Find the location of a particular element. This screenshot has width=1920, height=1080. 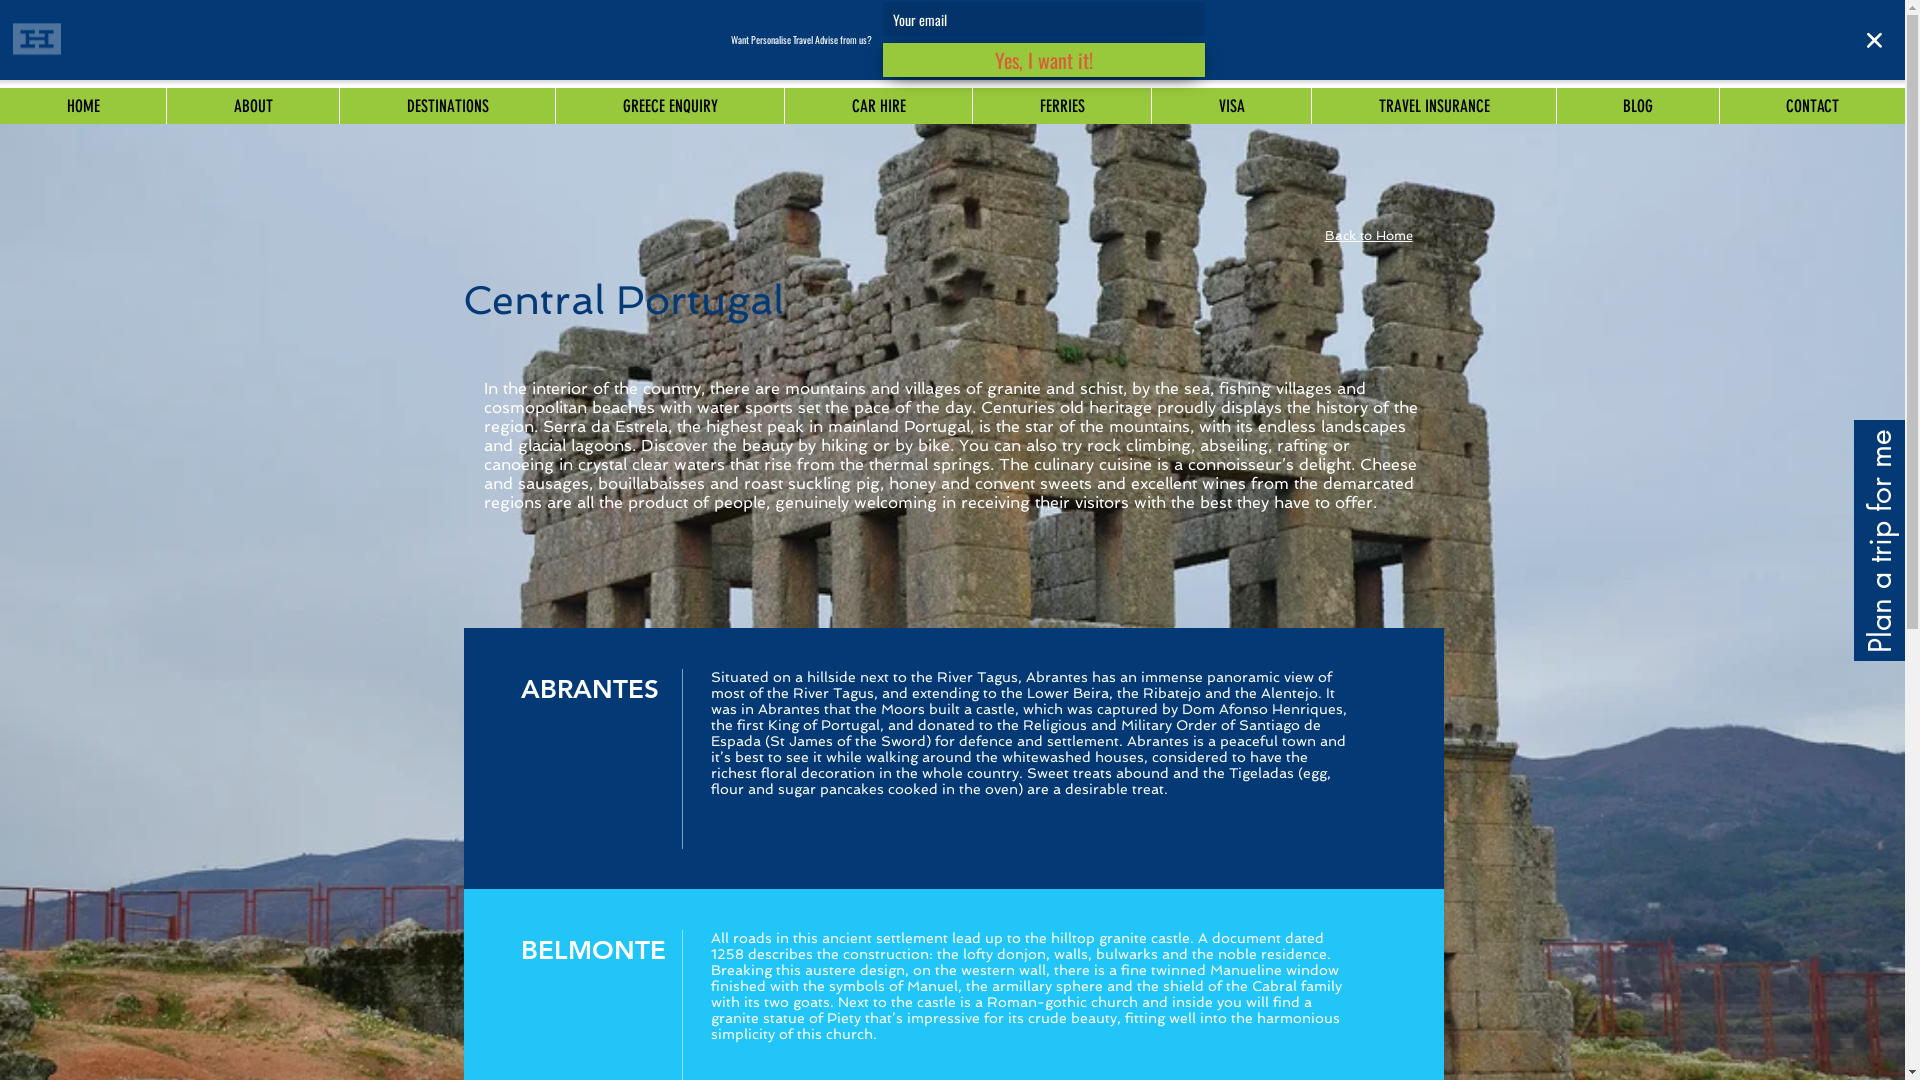

'FERRIES' is located at coordinates (1060, 105).